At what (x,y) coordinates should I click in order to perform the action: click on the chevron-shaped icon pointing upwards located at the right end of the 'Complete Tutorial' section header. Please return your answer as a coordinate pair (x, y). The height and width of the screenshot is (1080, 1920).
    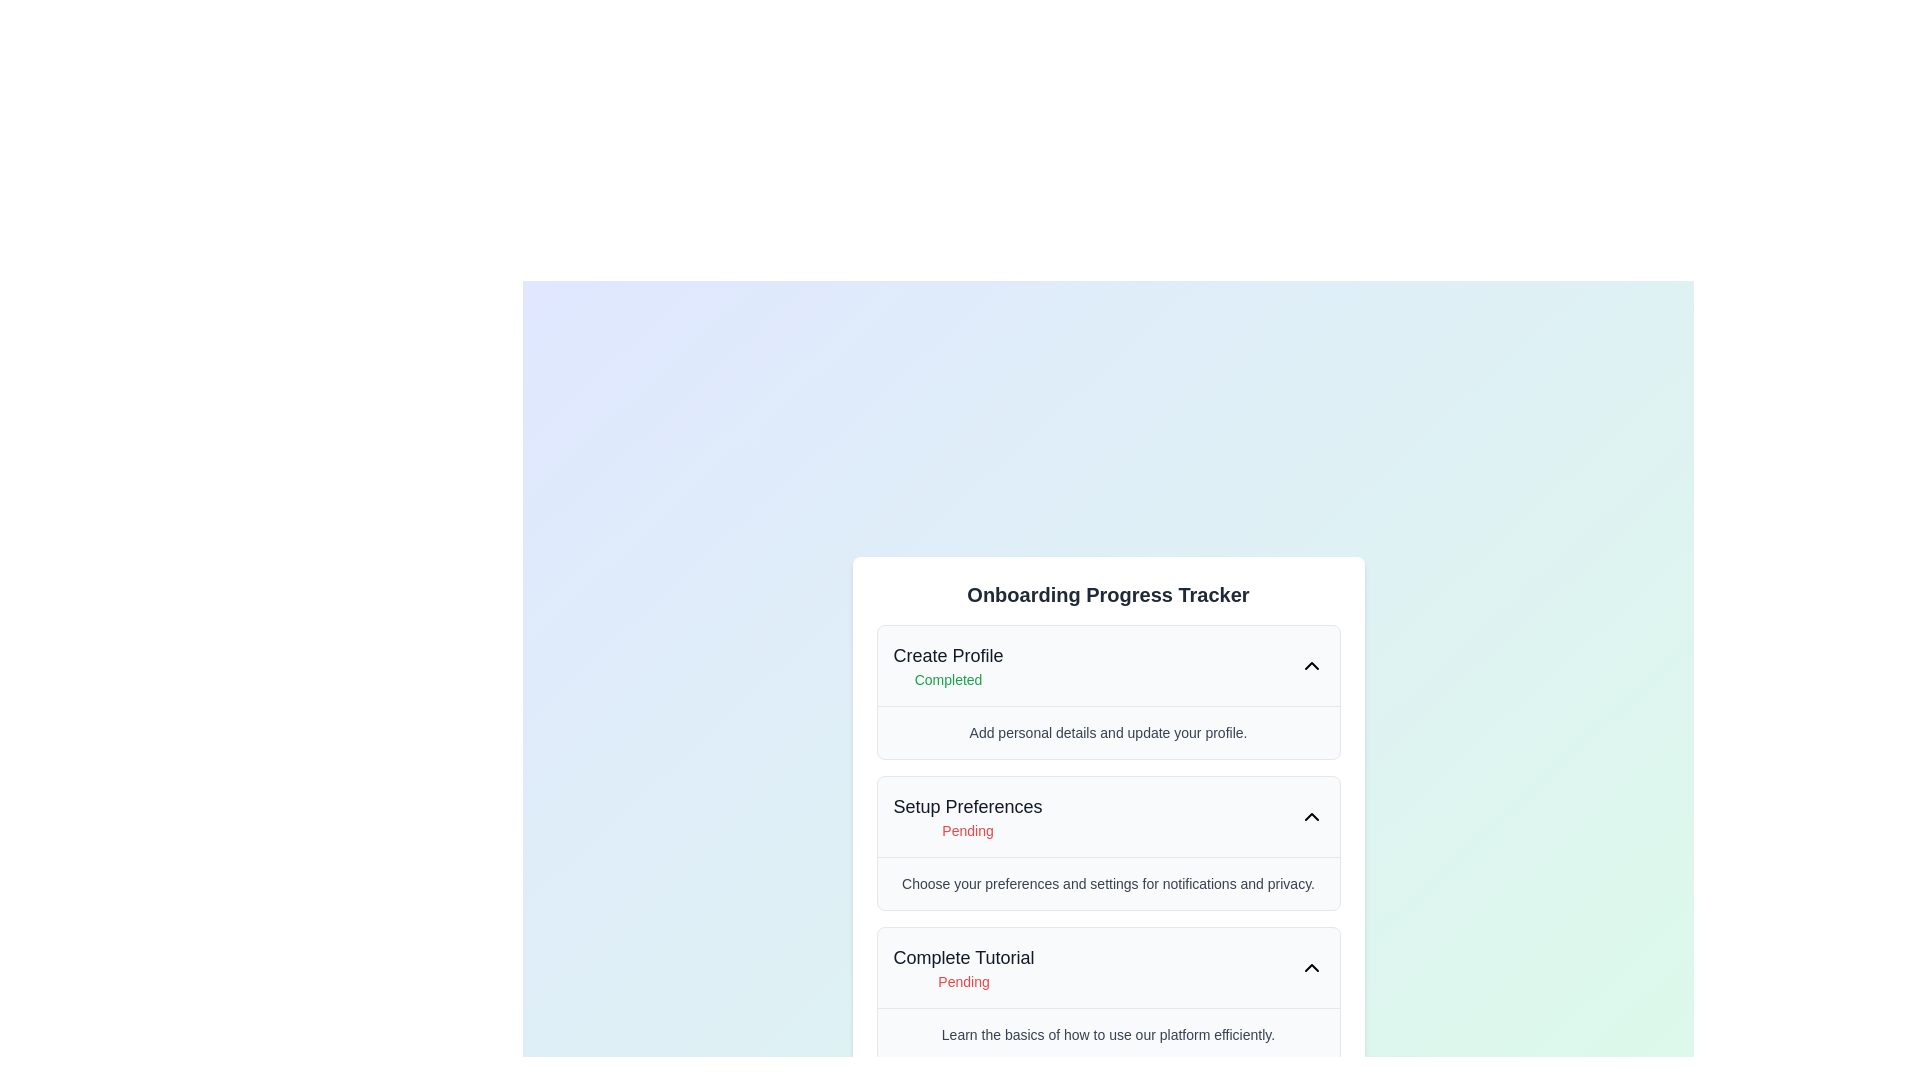
    Looking at the image, I should click on (1311, 966).